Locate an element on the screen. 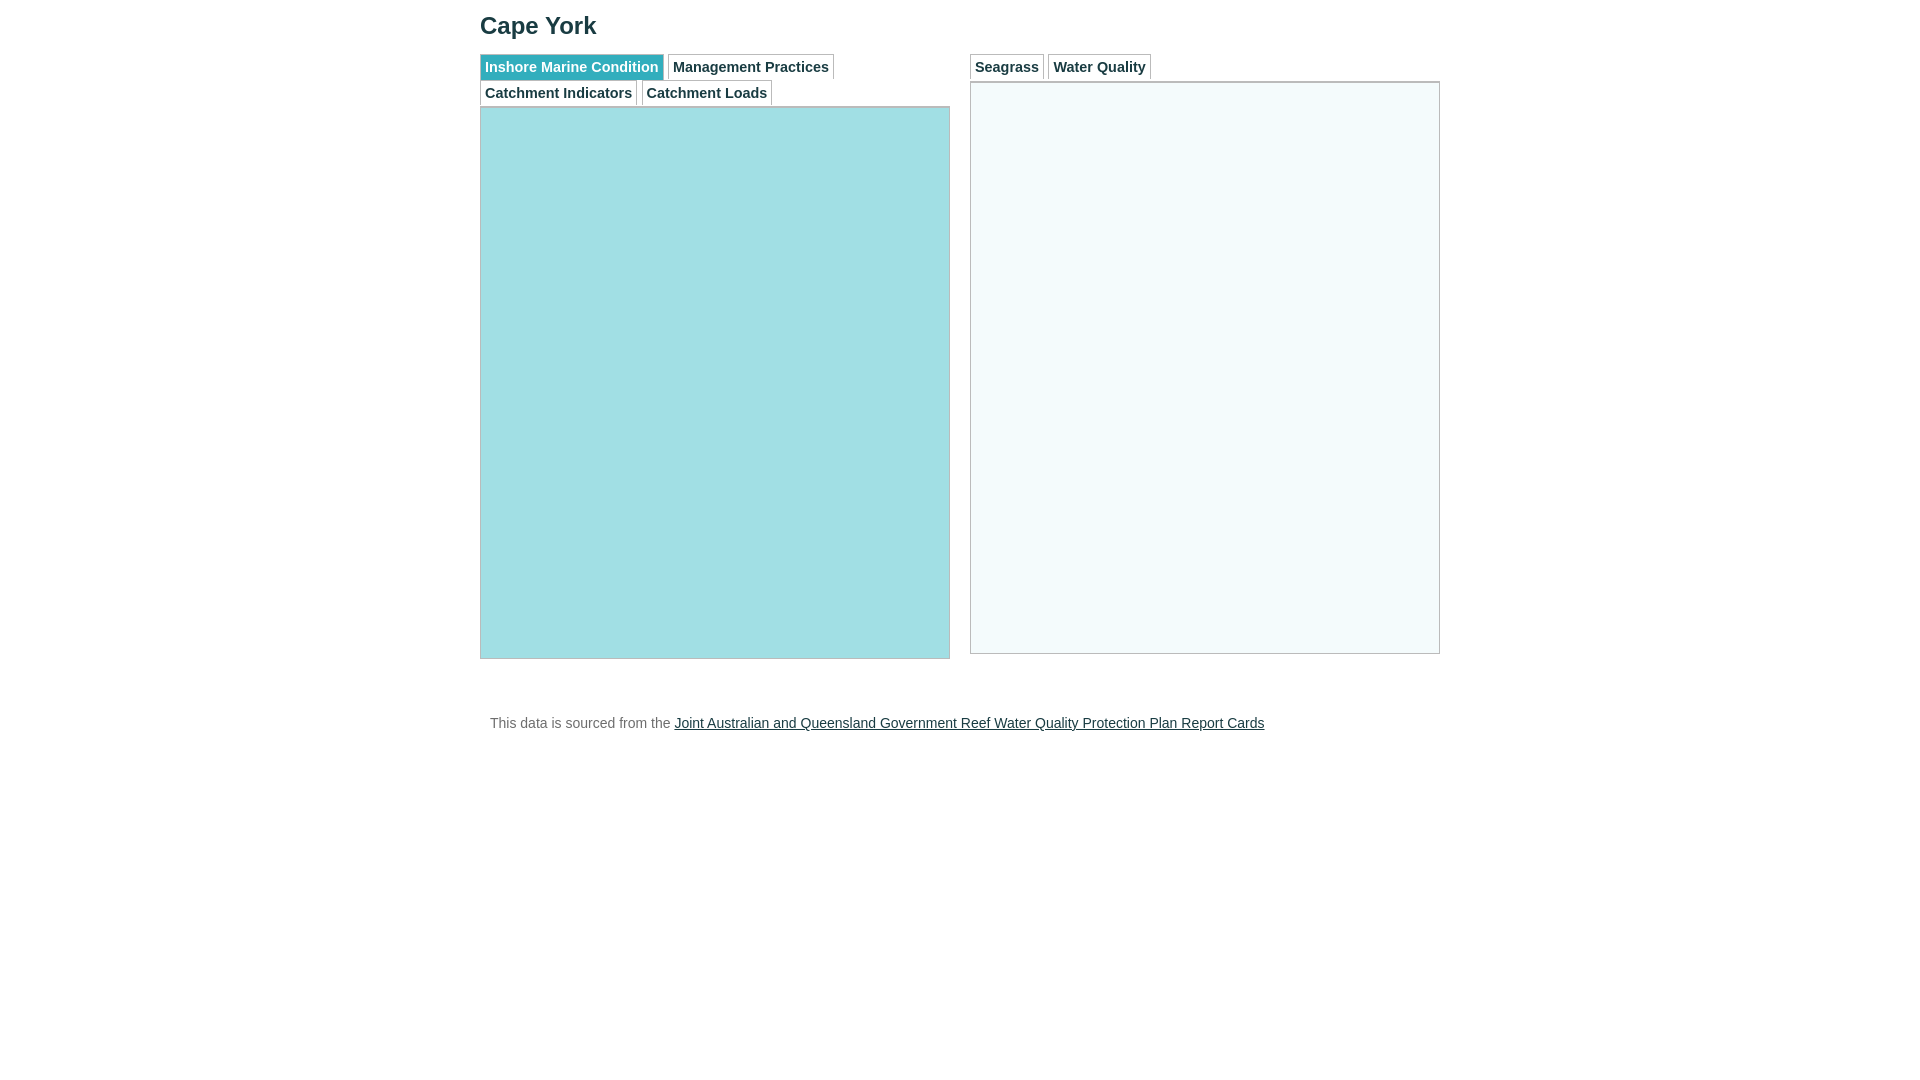  'Management Practices' is located at coordinates (749, 65).